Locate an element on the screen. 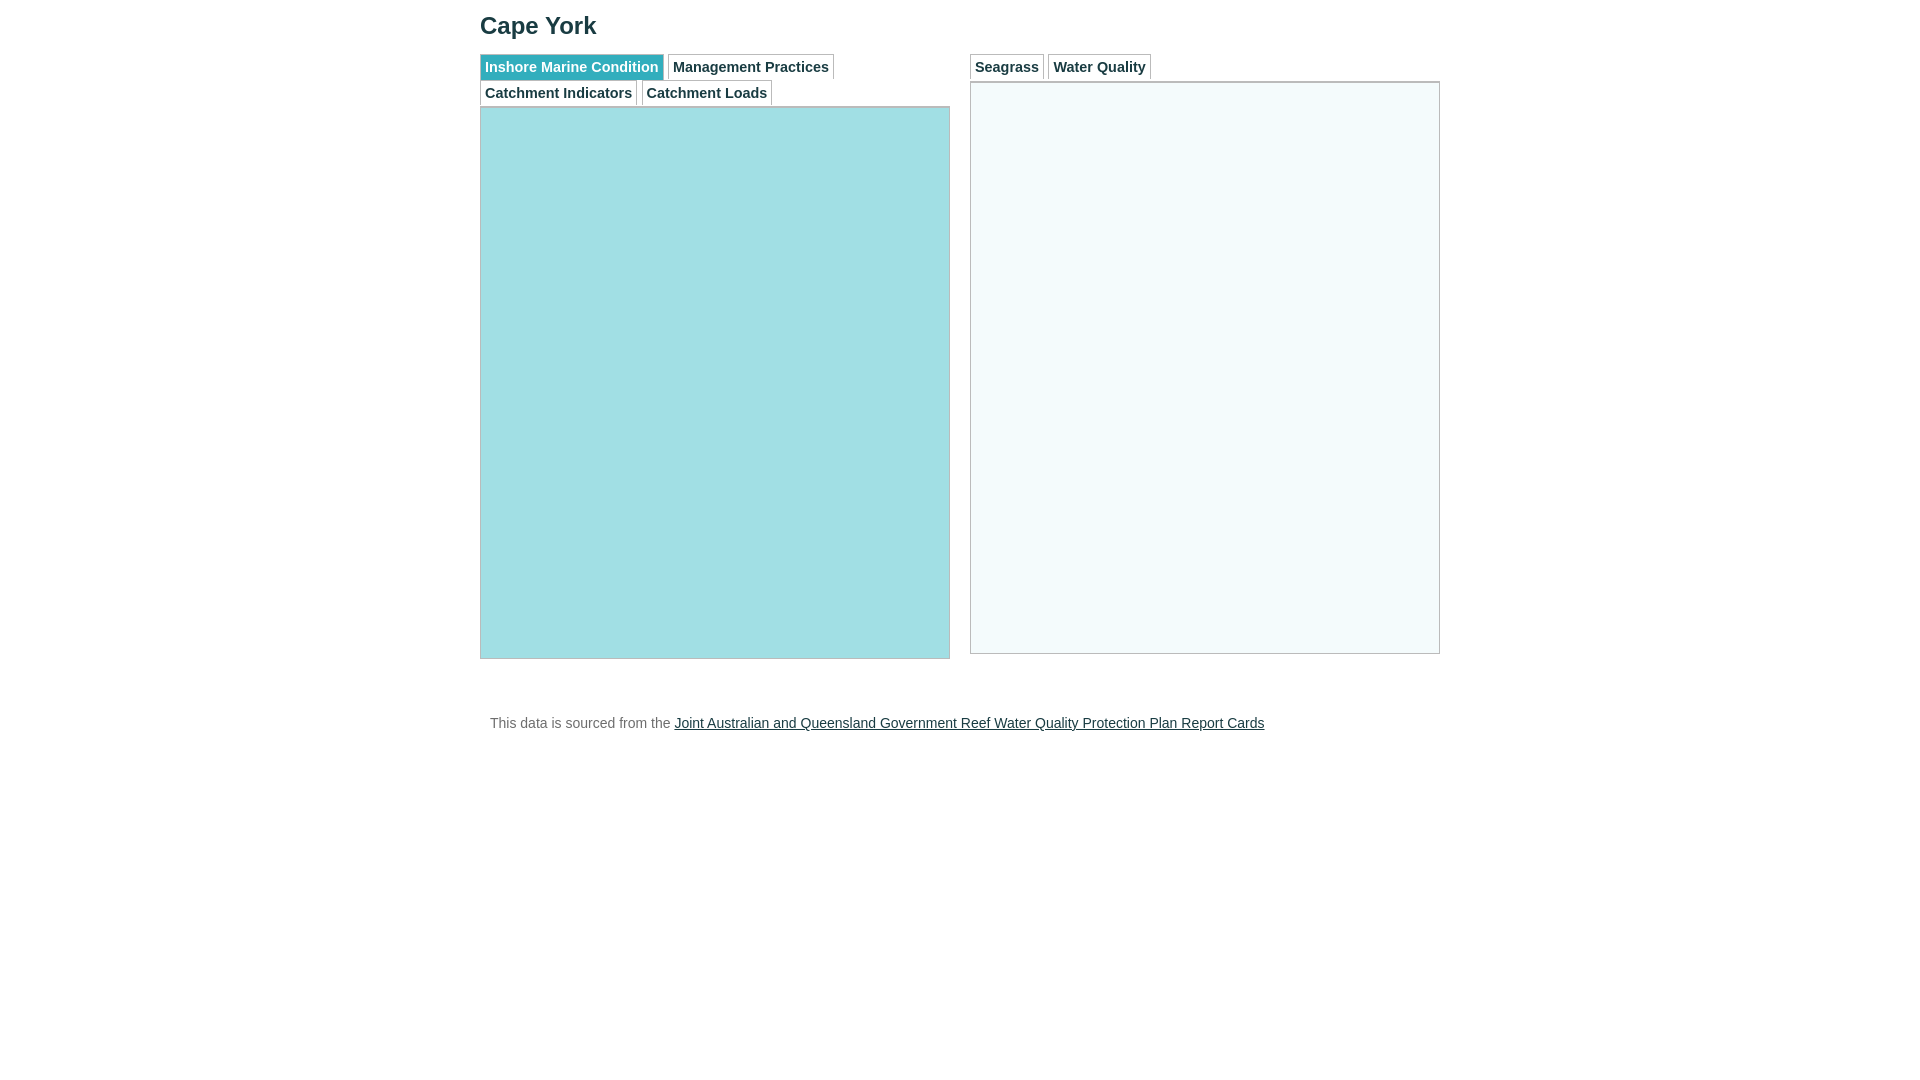  'Management Practices' is located at coordinates (749, 65).